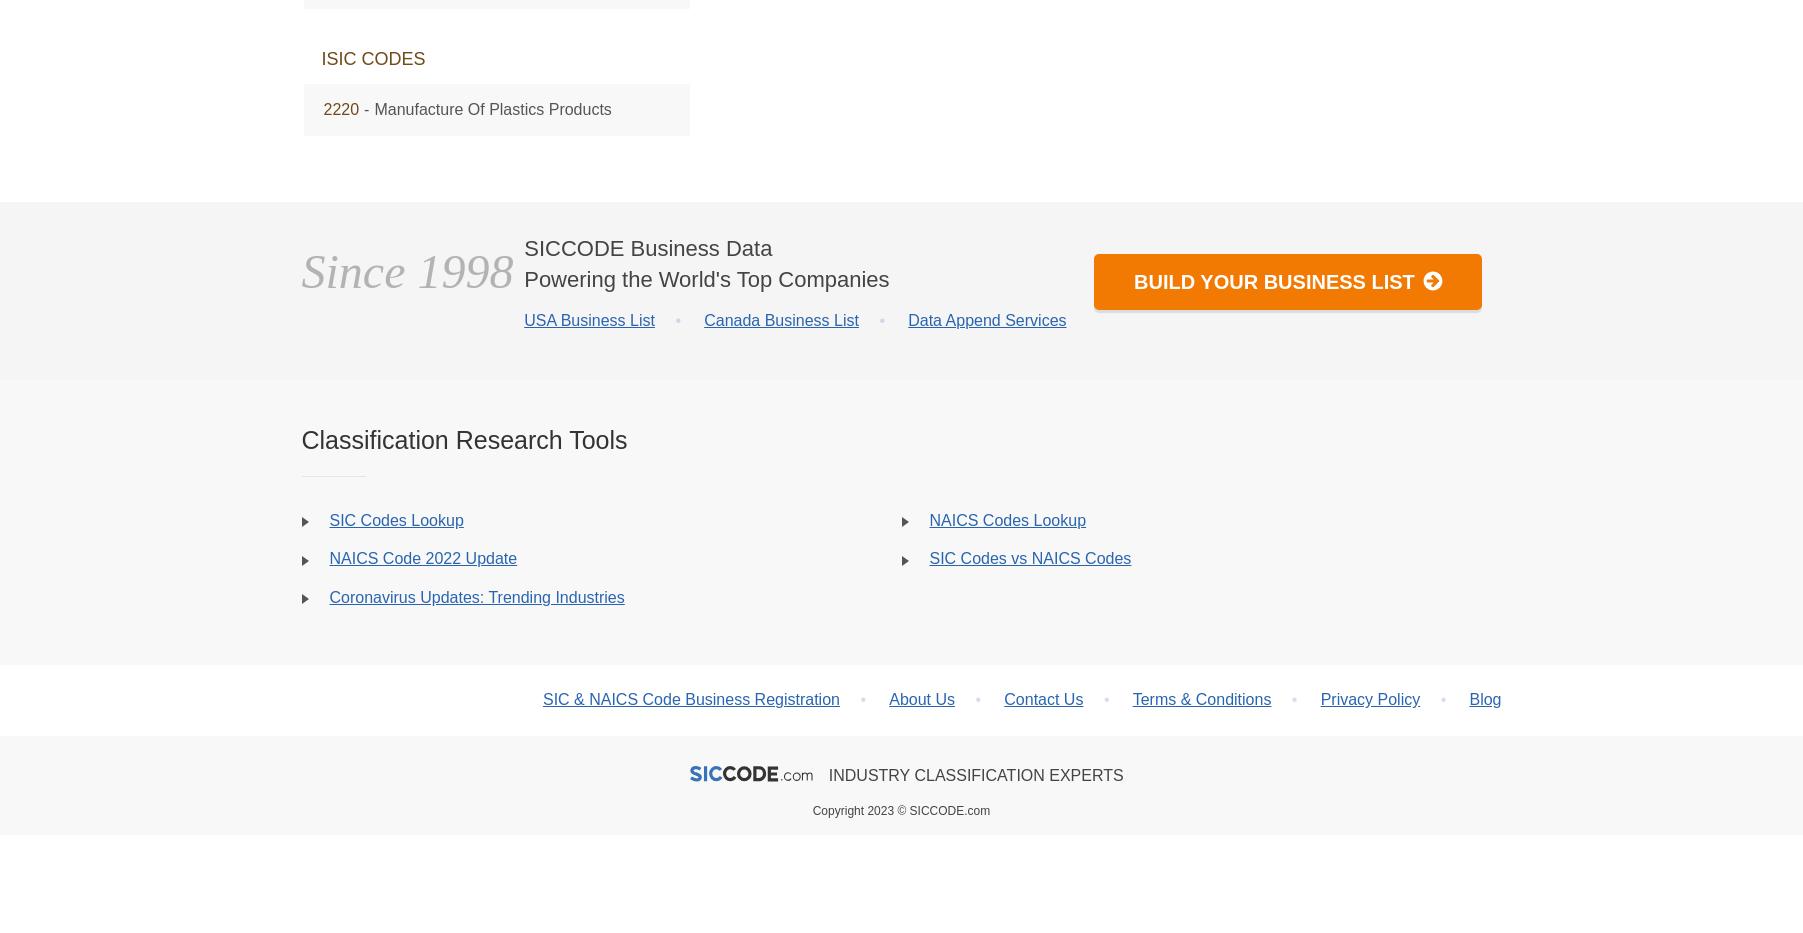 The height and width of the screenshot is (933, 1803). Describe the element at coordinates (1006, 519) in the screenshot. I see `'NAICS Codes Lookup'` at that location.